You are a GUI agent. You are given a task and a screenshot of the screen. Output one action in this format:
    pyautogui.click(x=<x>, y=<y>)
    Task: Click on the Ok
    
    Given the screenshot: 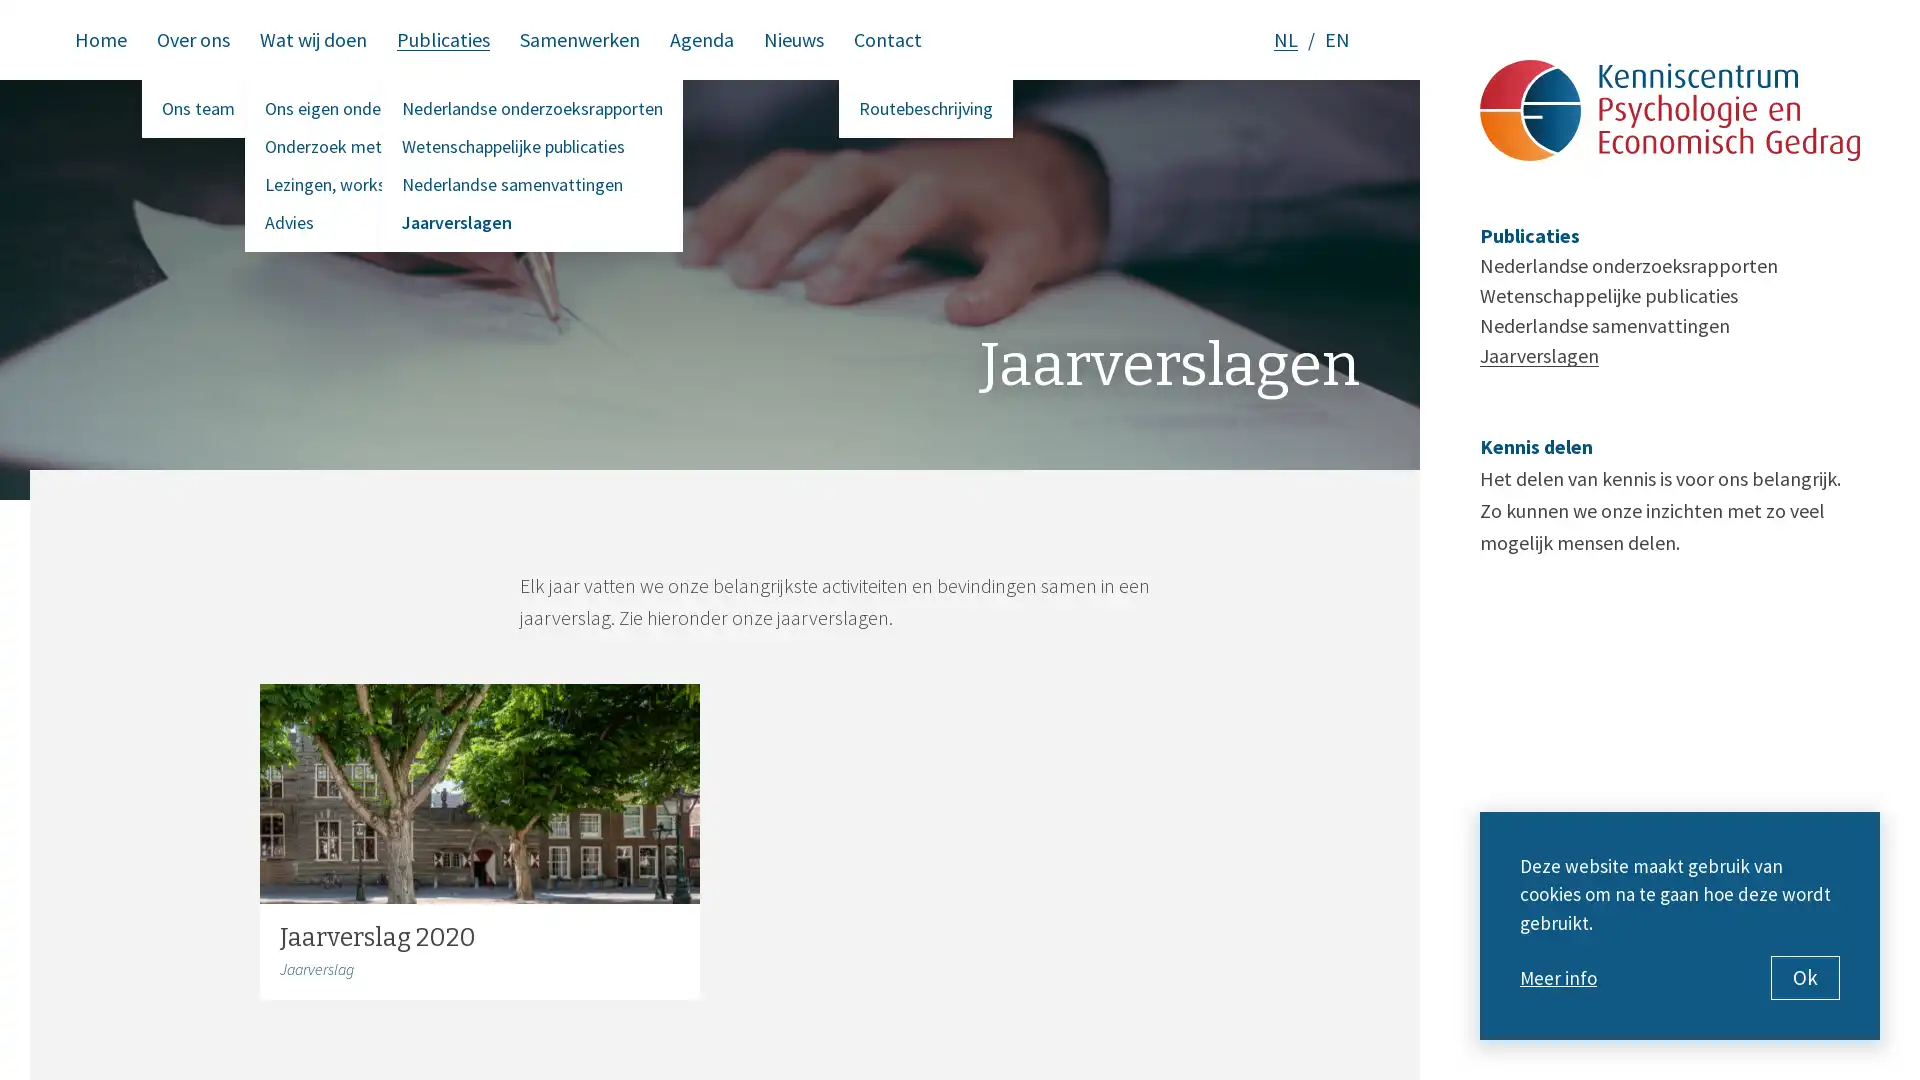 What is the action you would take?
    pyautogui.click(x=1805, y=977)
    